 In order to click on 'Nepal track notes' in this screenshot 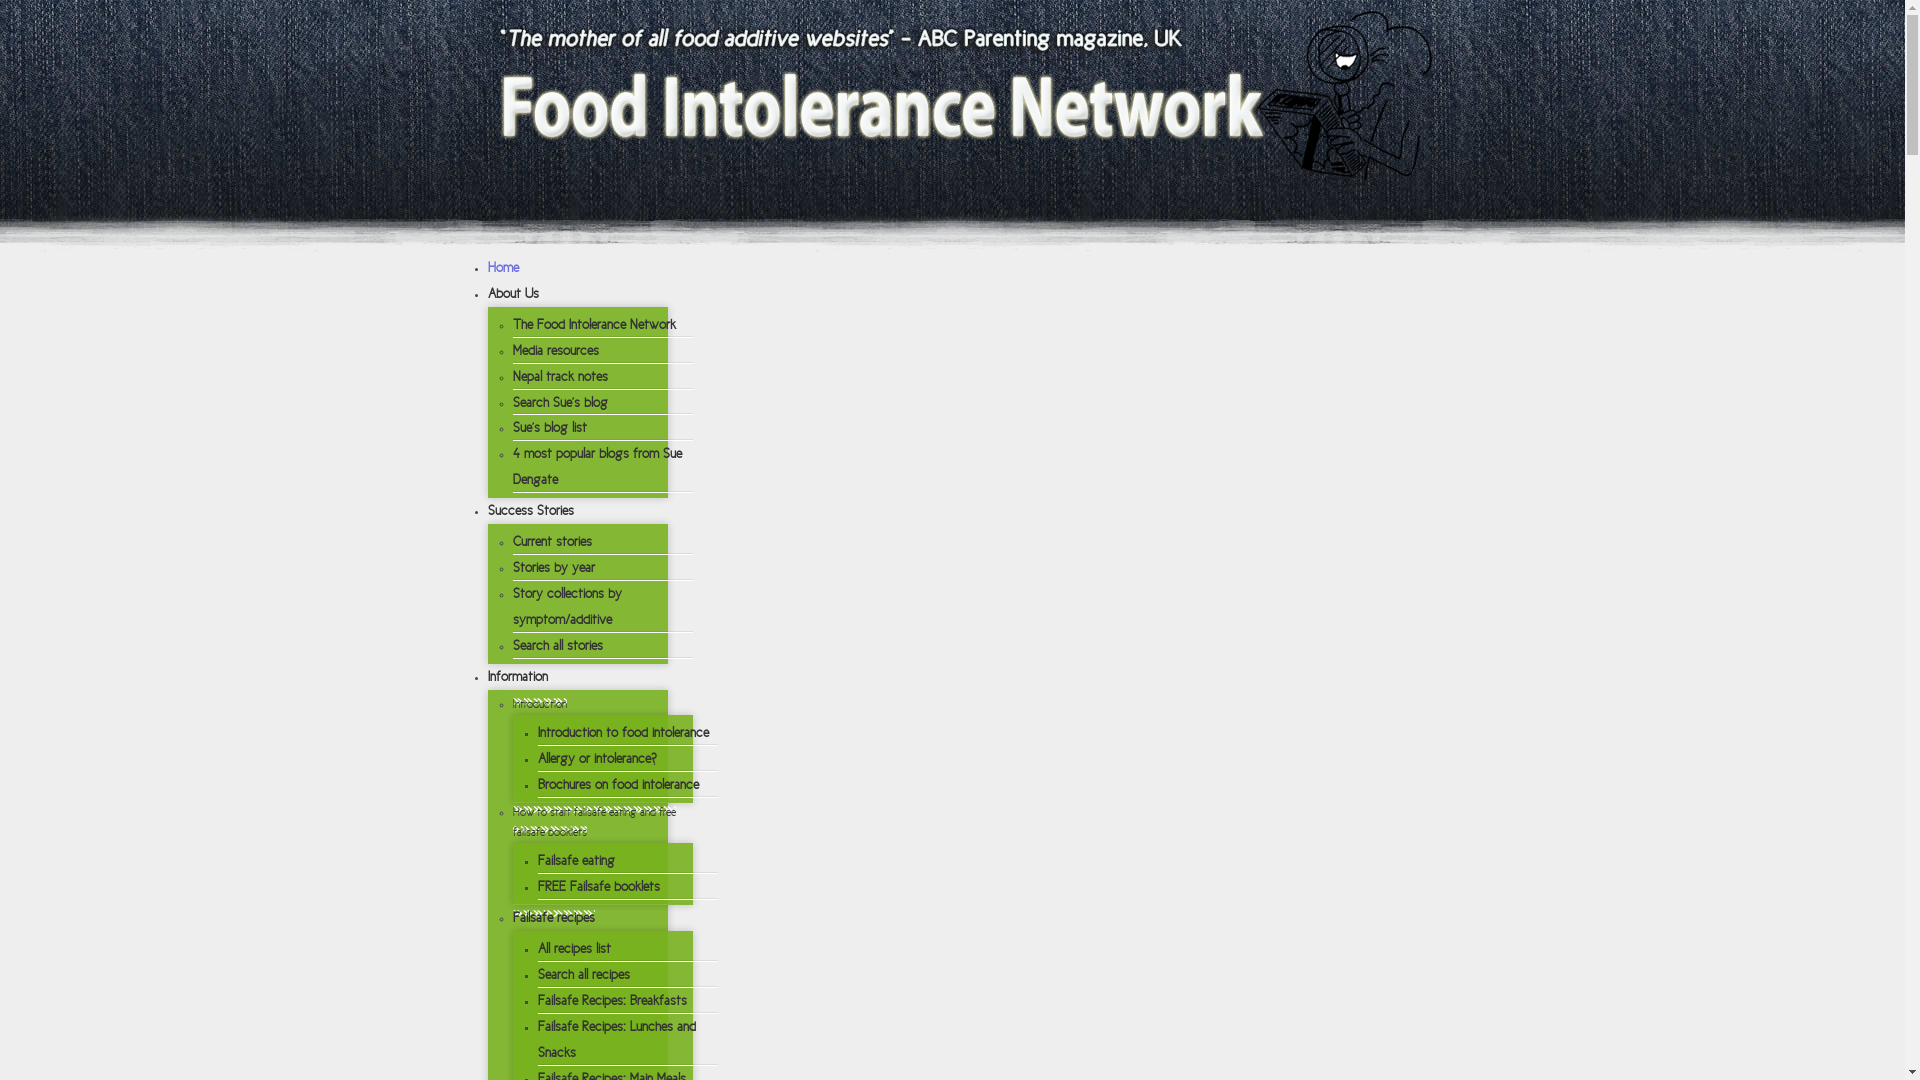, I will do `click(512, 376)`.